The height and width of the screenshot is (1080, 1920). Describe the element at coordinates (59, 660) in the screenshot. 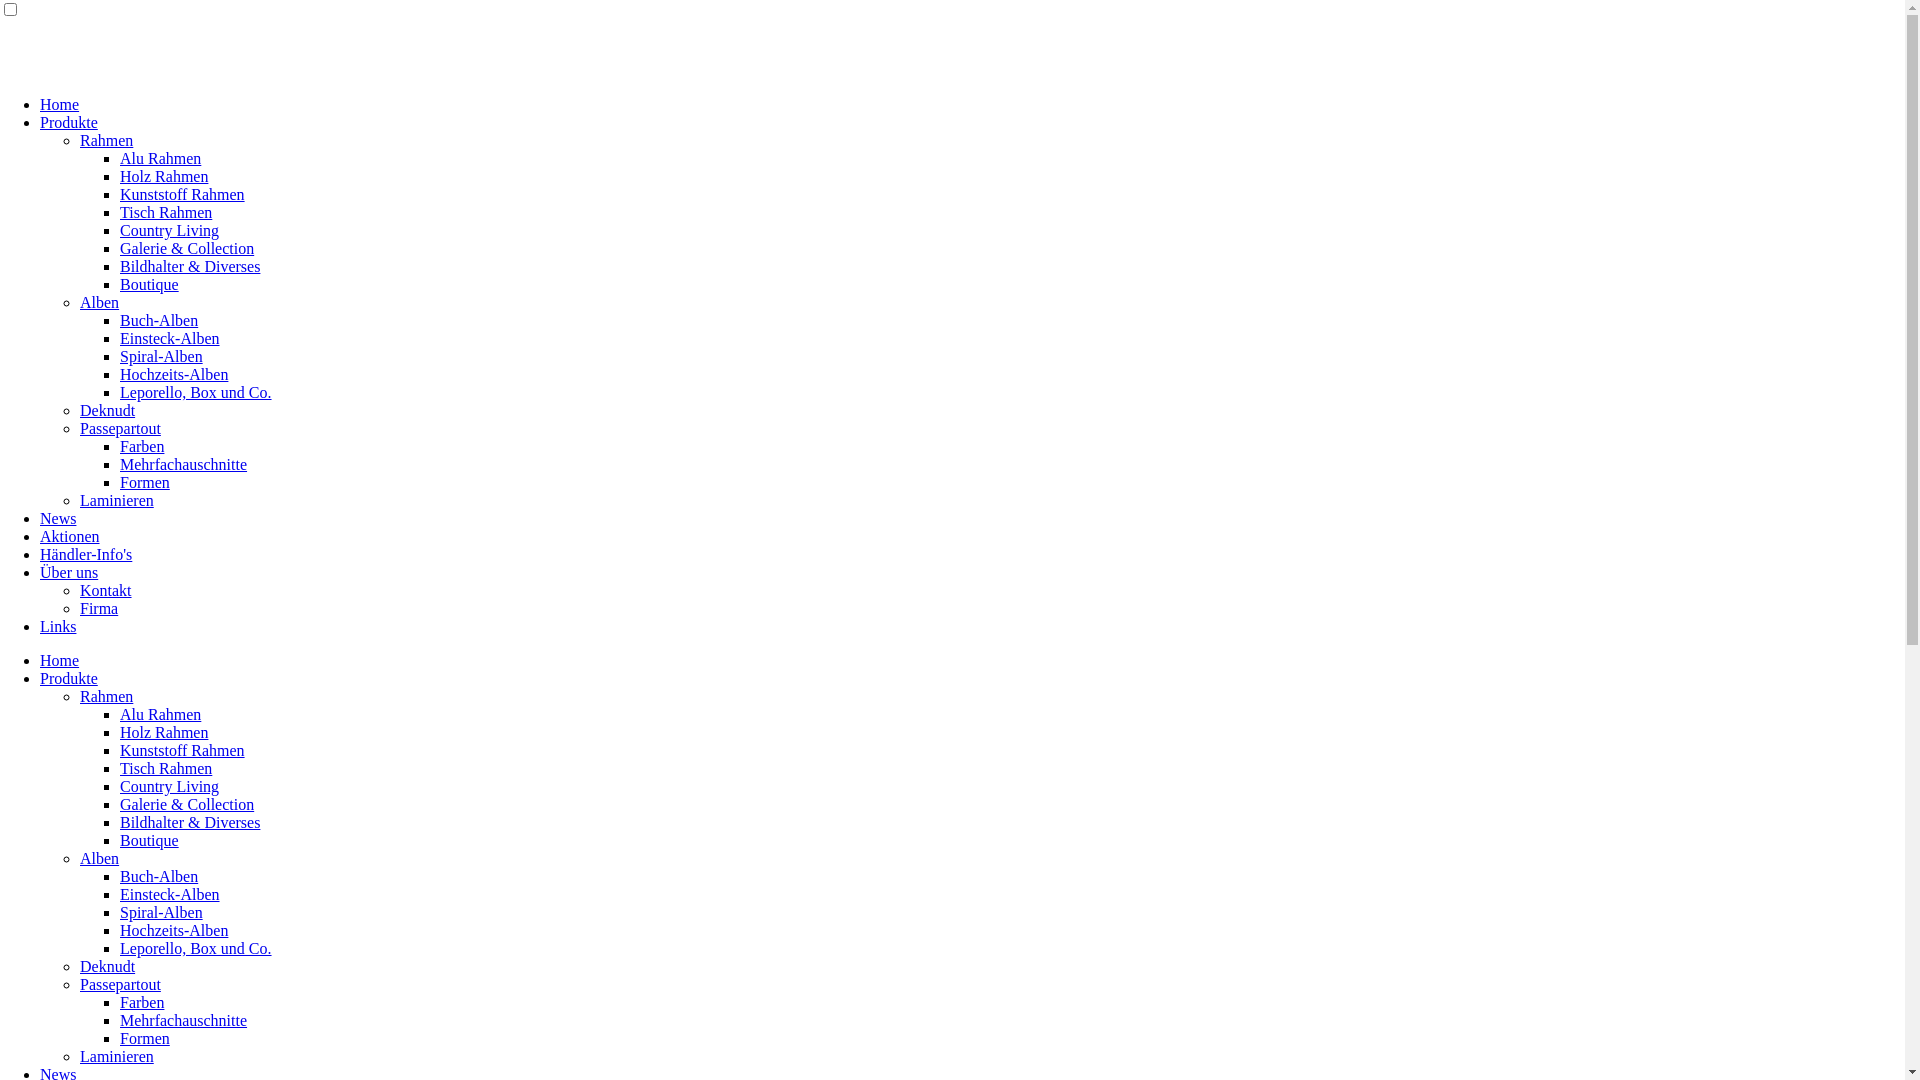

I see `'Home'` at that location.